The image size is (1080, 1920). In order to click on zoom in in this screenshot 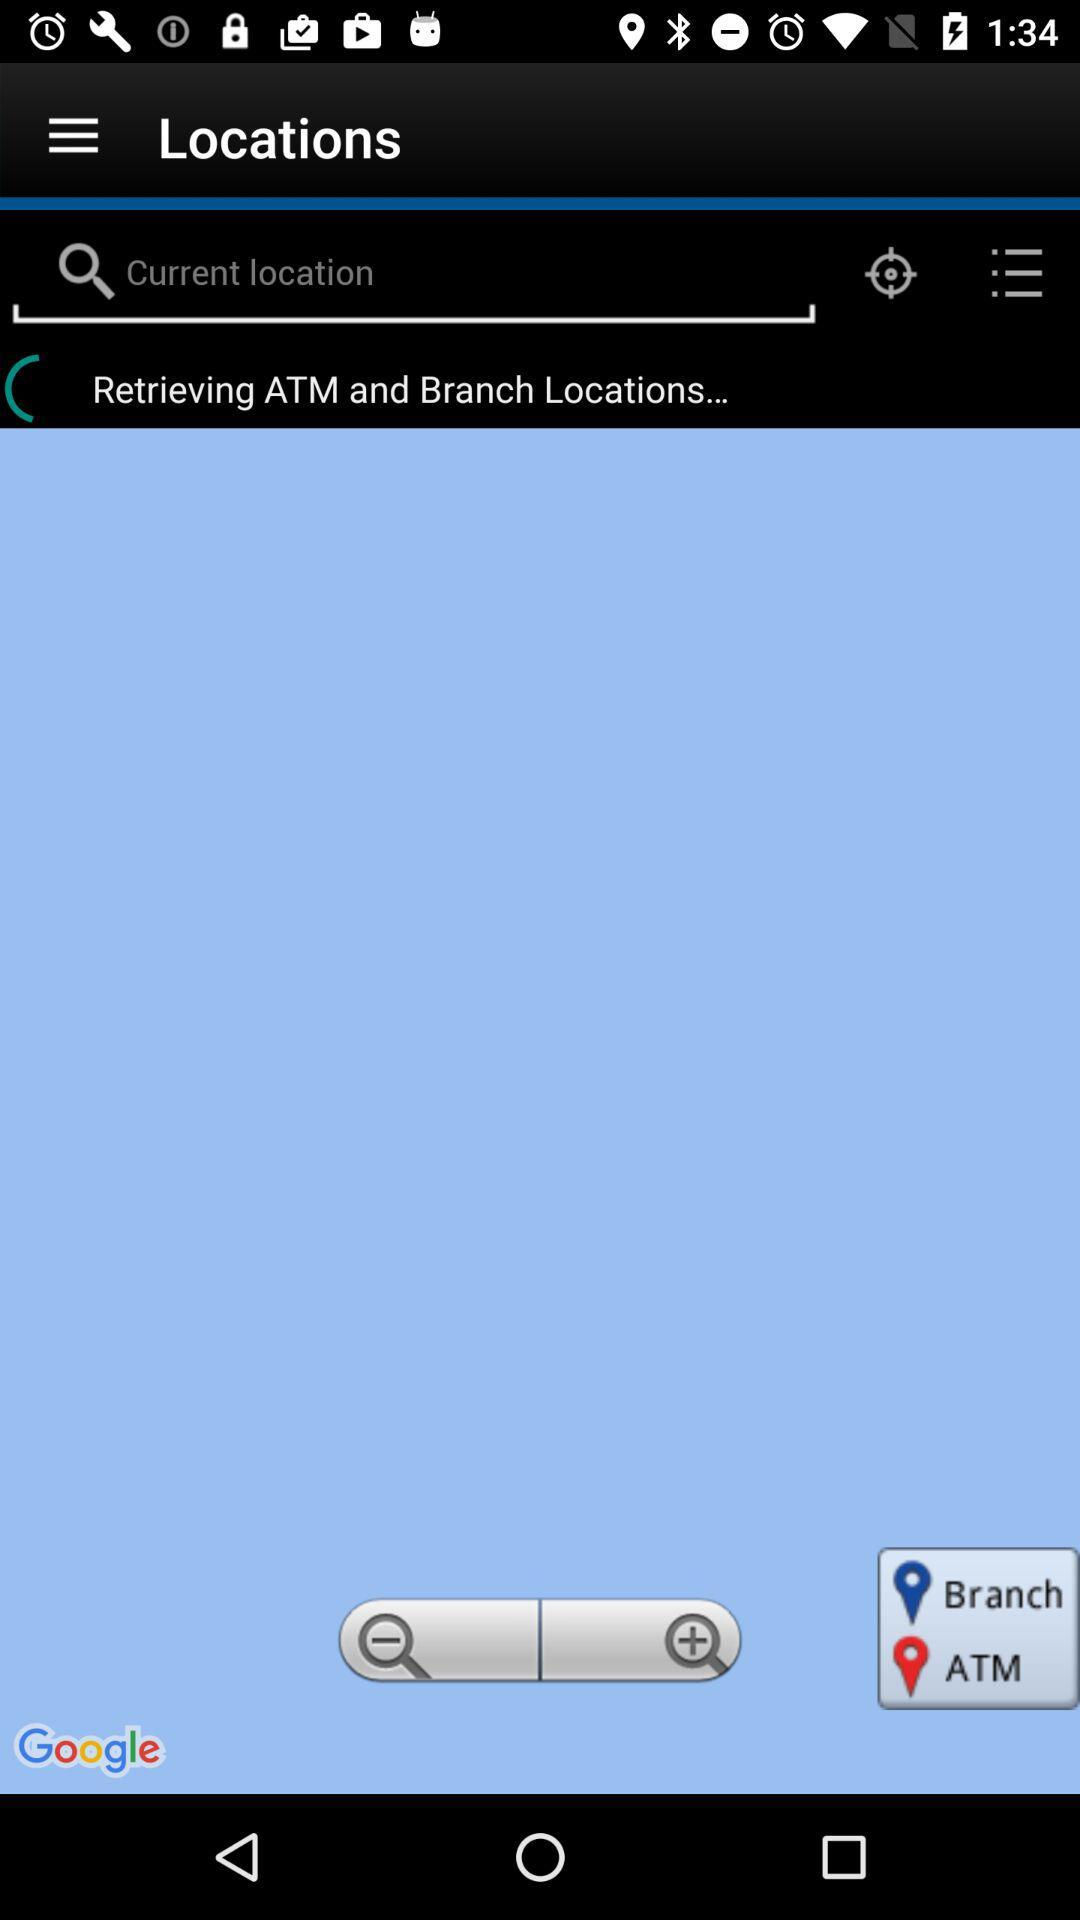, I will do `click(644, 1646)`.